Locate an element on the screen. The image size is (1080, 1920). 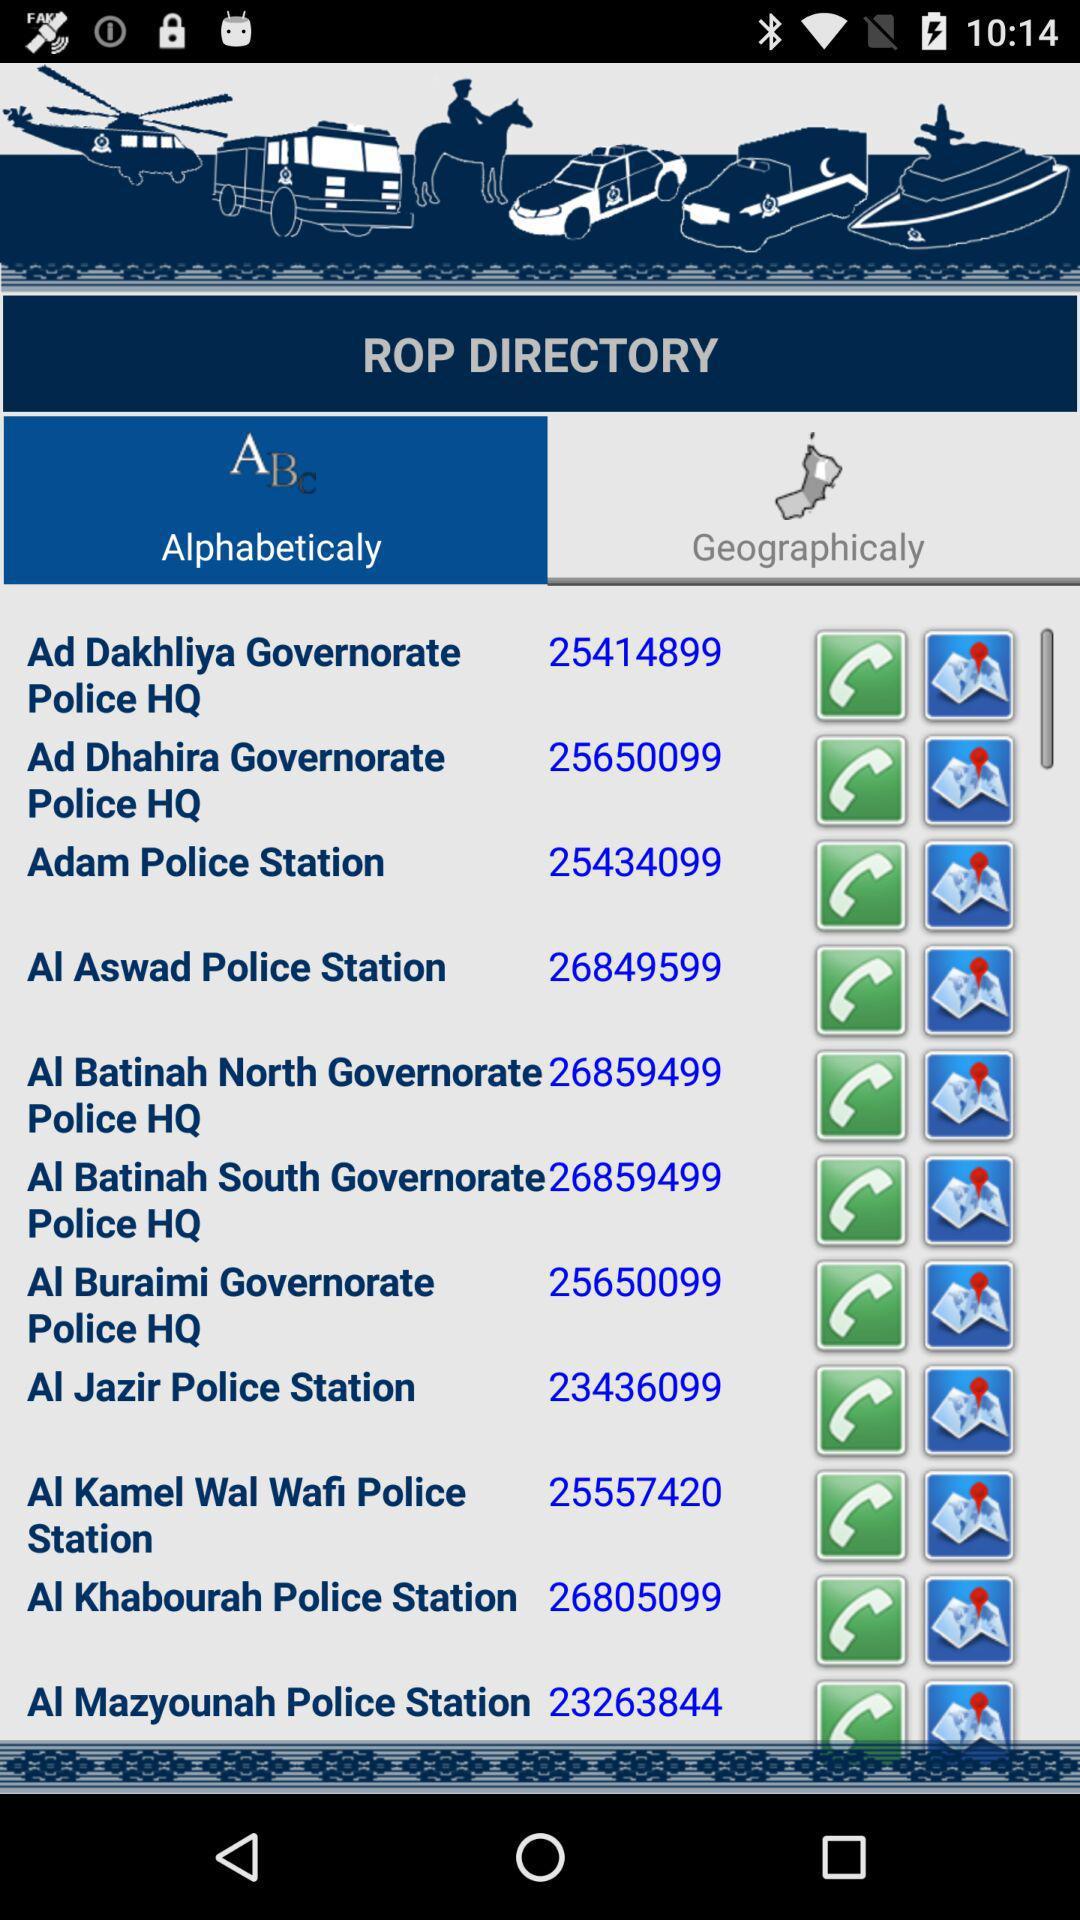
call is located at coordinates (859, 1095).